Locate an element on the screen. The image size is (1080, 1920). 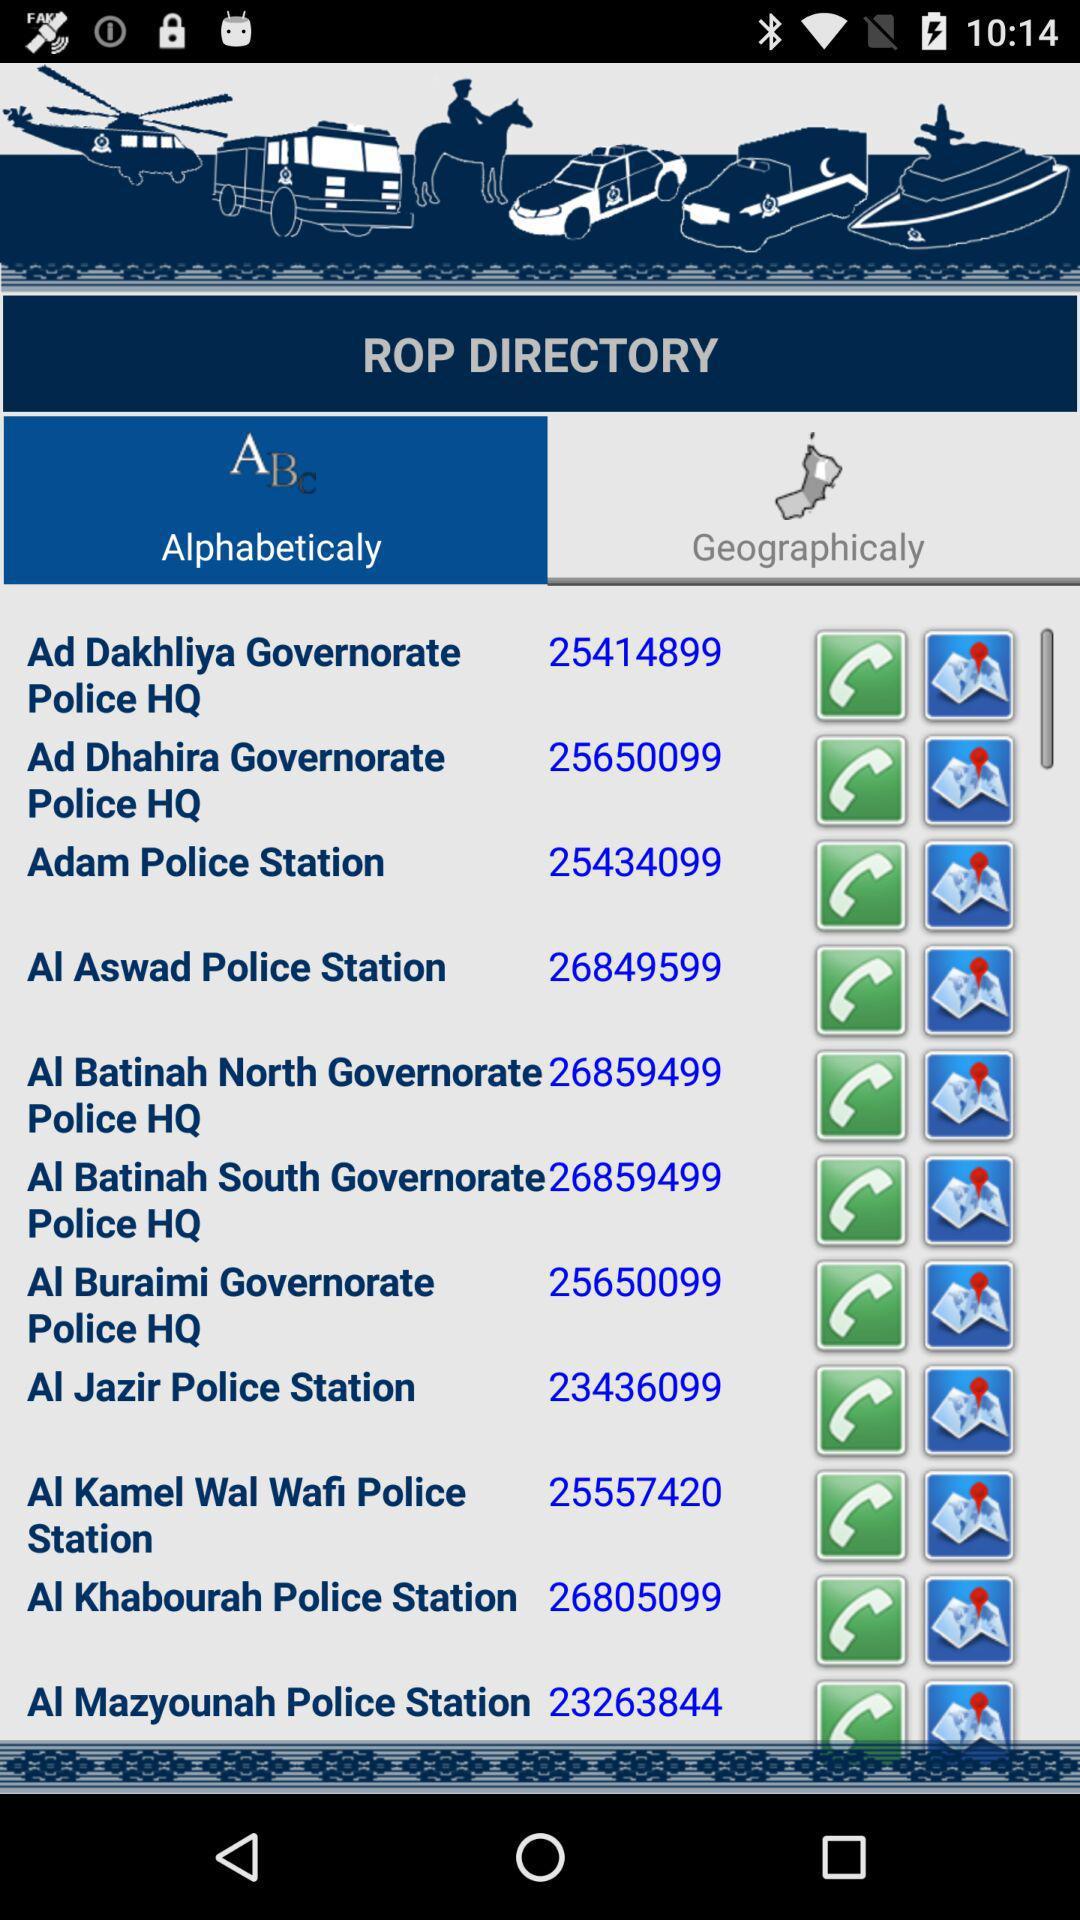
call is located at coordinates (859, 1095).